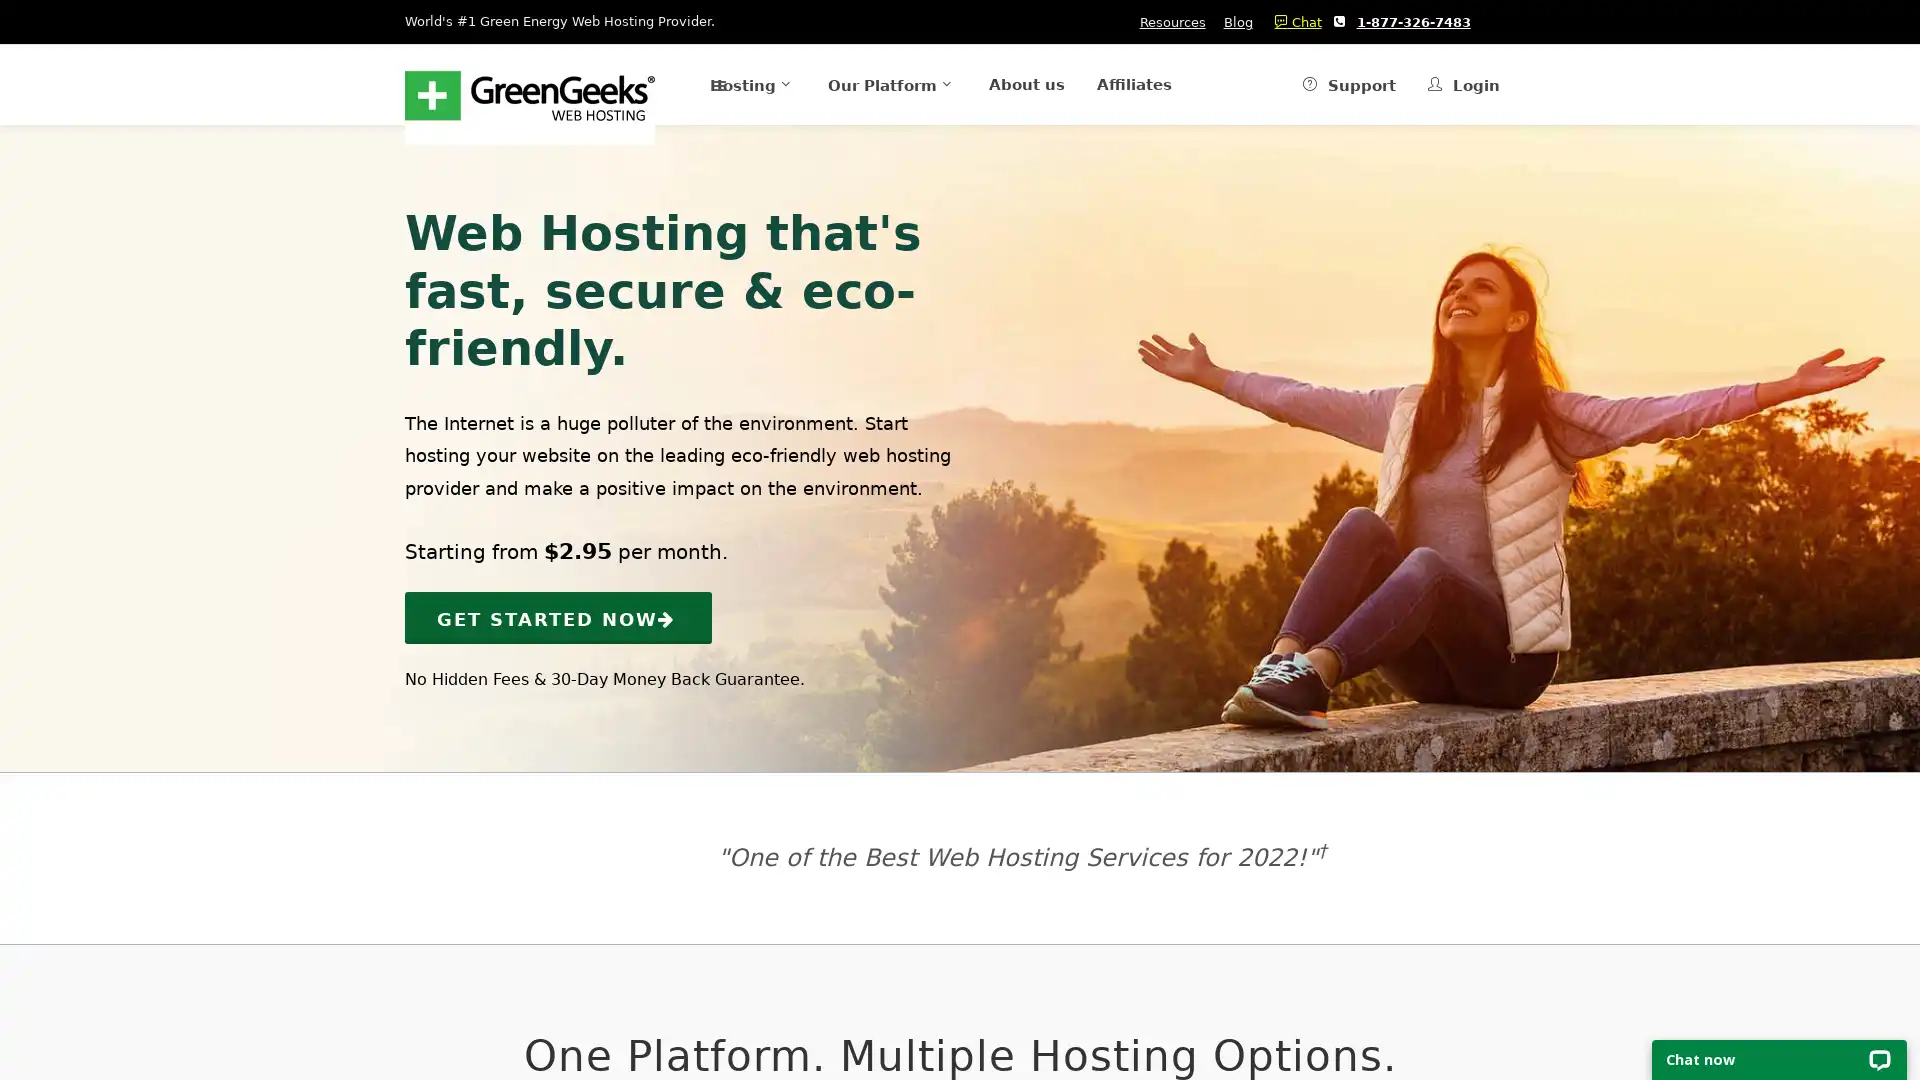 The width and height of the screenshot is (1920, 1080). Describe the element at coordinates (1292, 22) in the screenshot. I see `Chat` at that location.